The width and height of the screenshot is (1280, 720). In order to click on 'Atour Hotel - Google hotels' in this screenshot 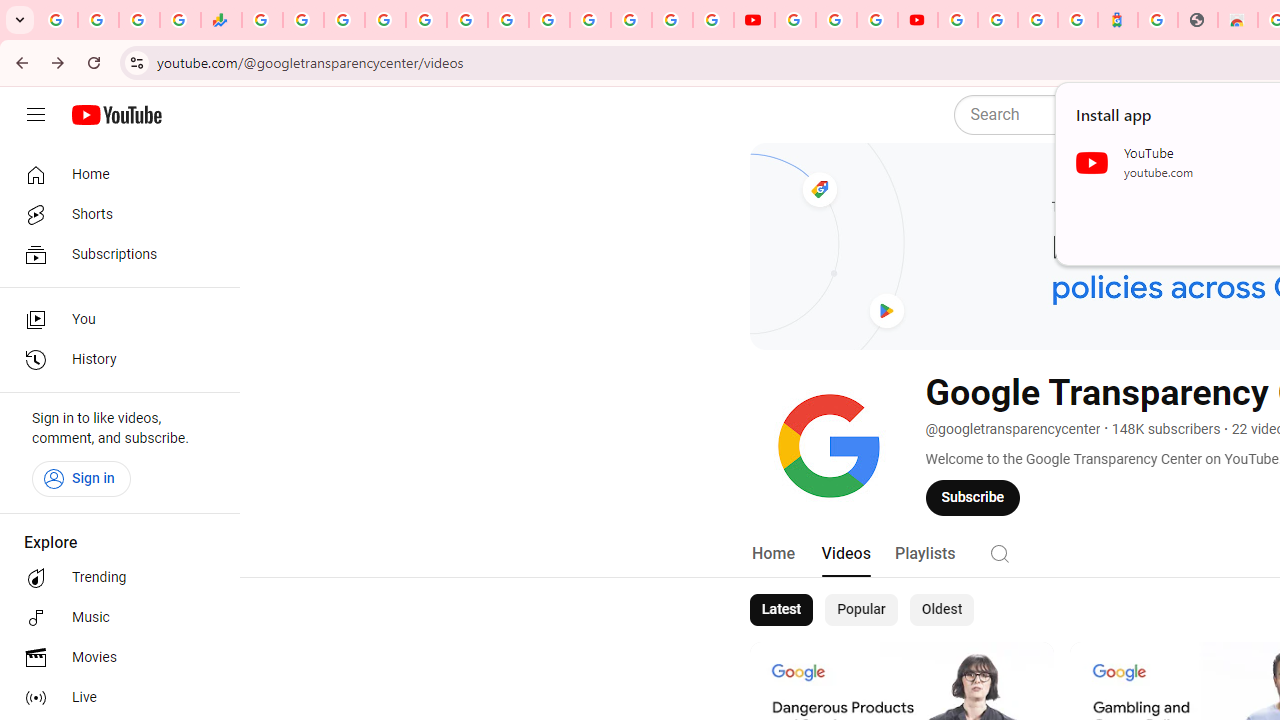, I will do `click(1117, 20)`.